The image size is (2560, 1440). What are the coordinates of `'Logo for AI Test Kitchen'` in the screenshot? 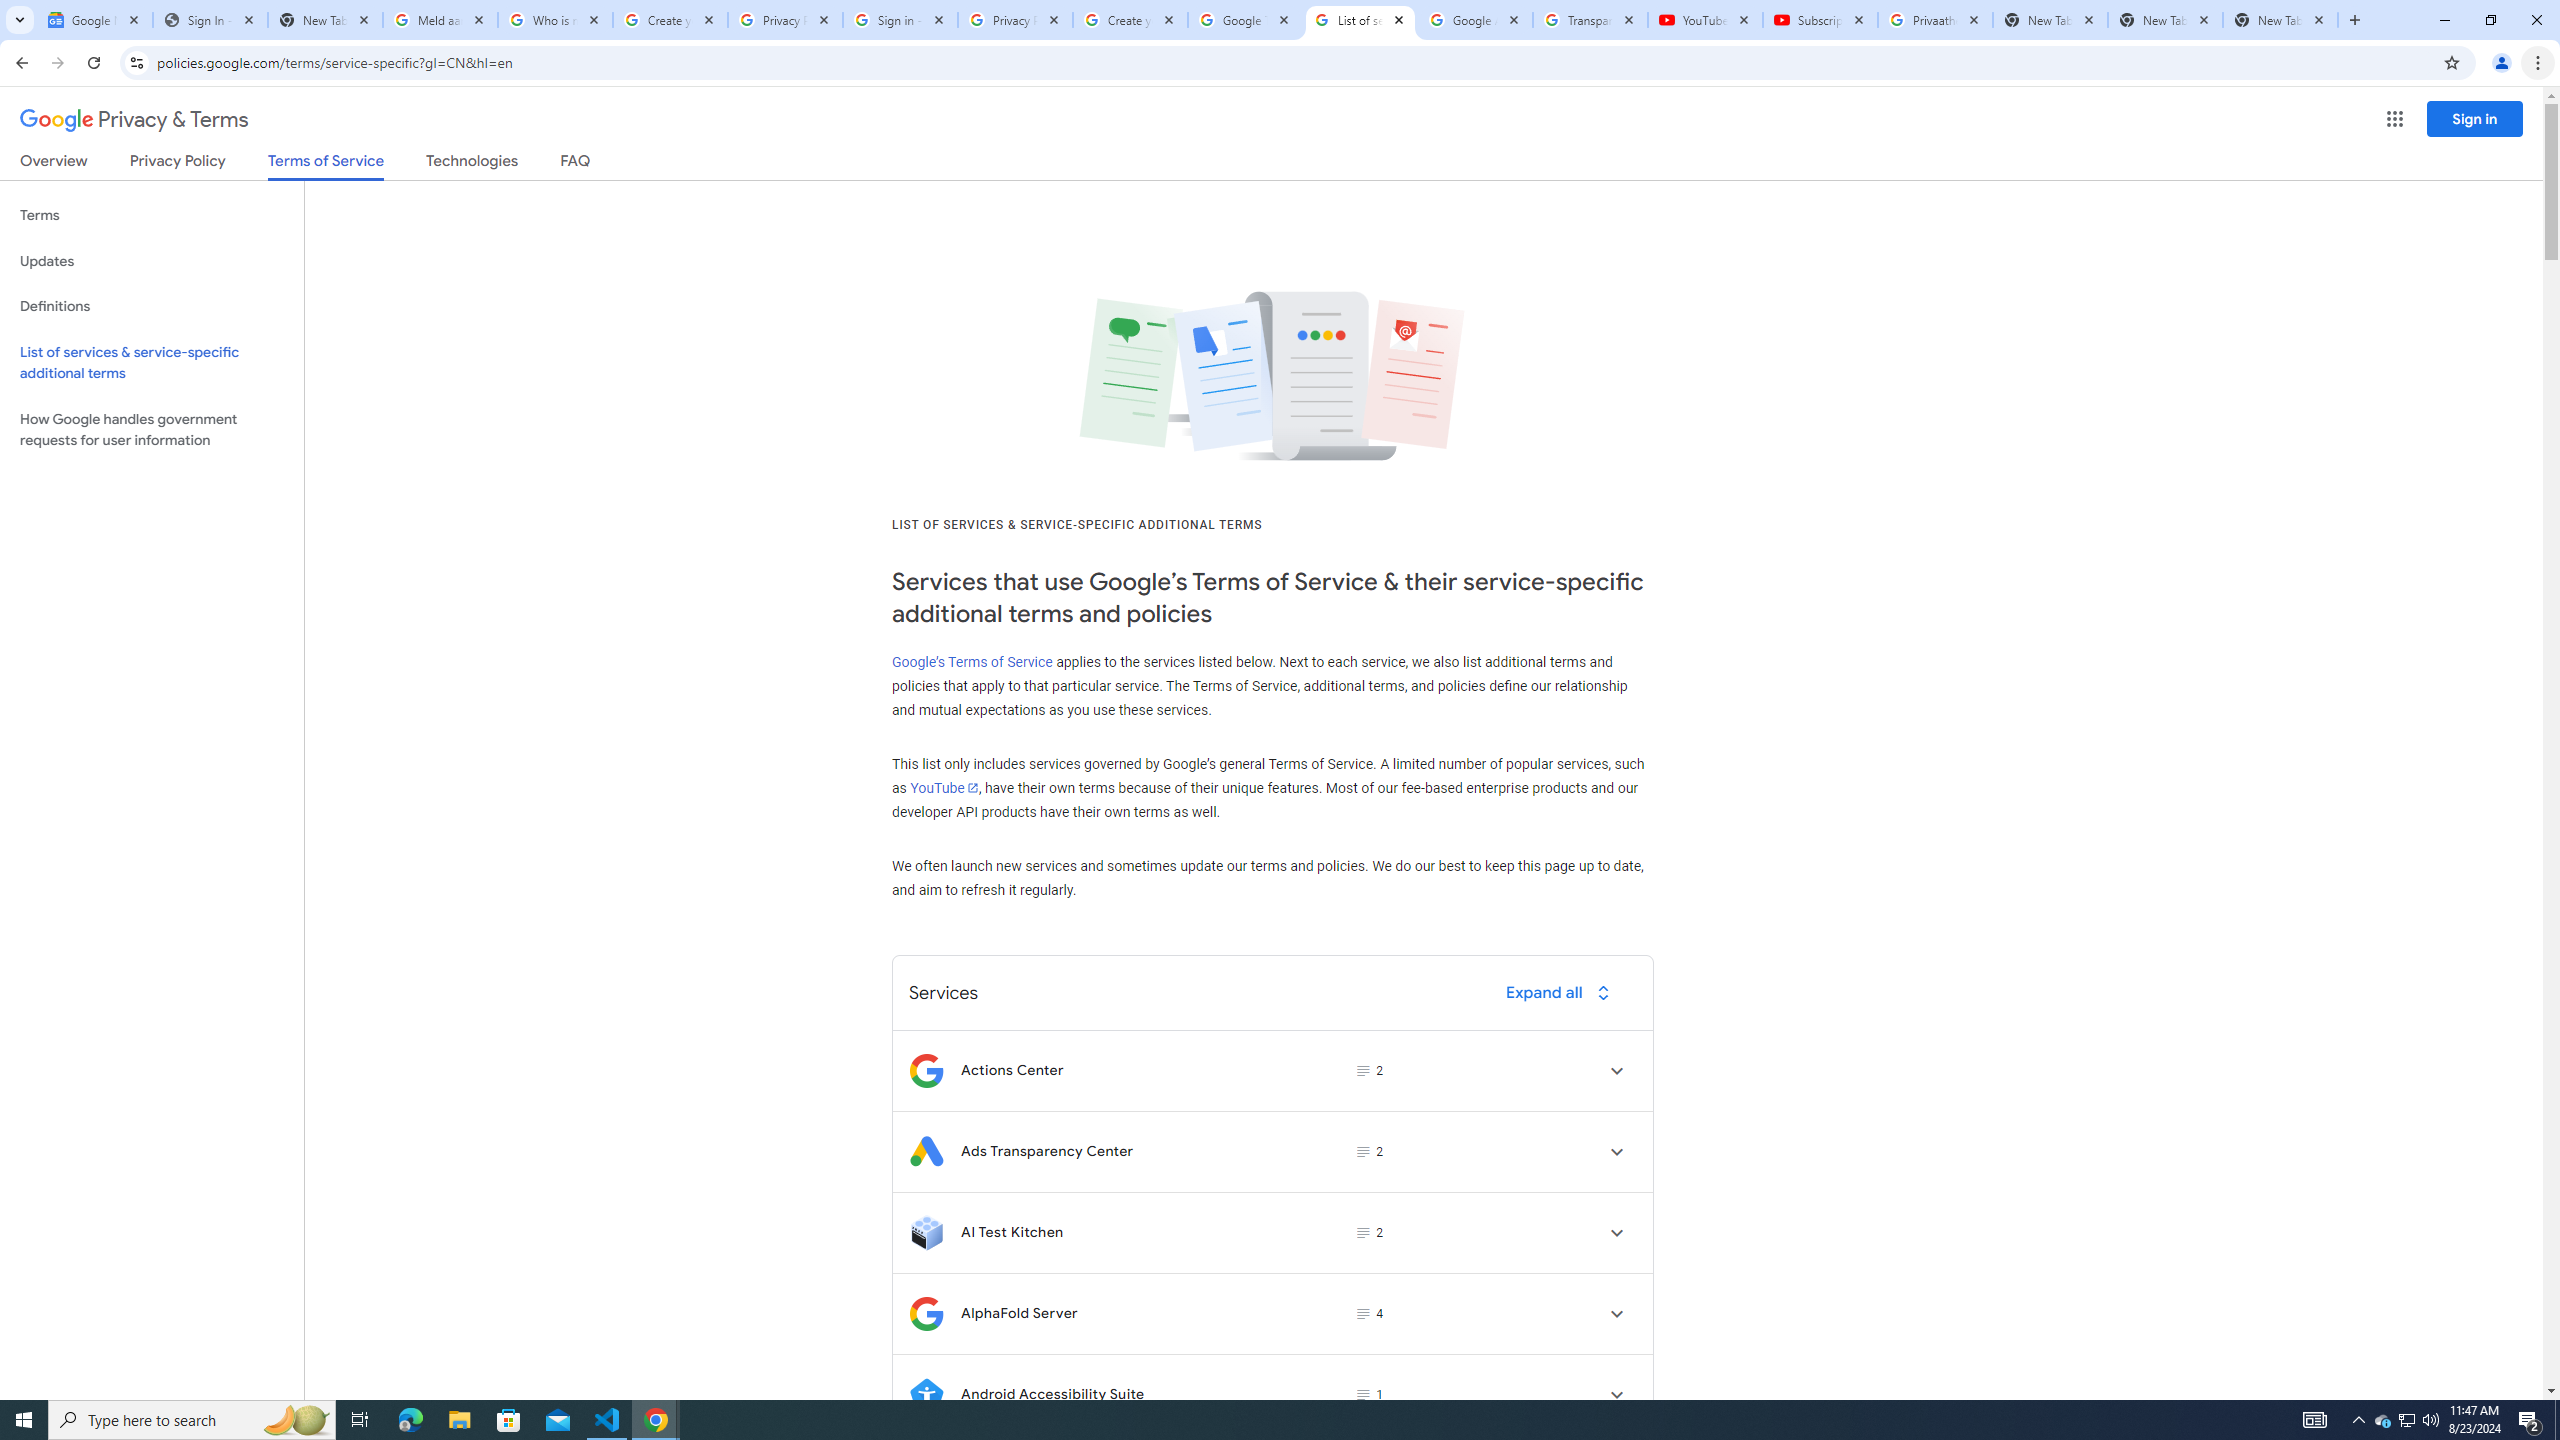 It's located at (925, 1232).